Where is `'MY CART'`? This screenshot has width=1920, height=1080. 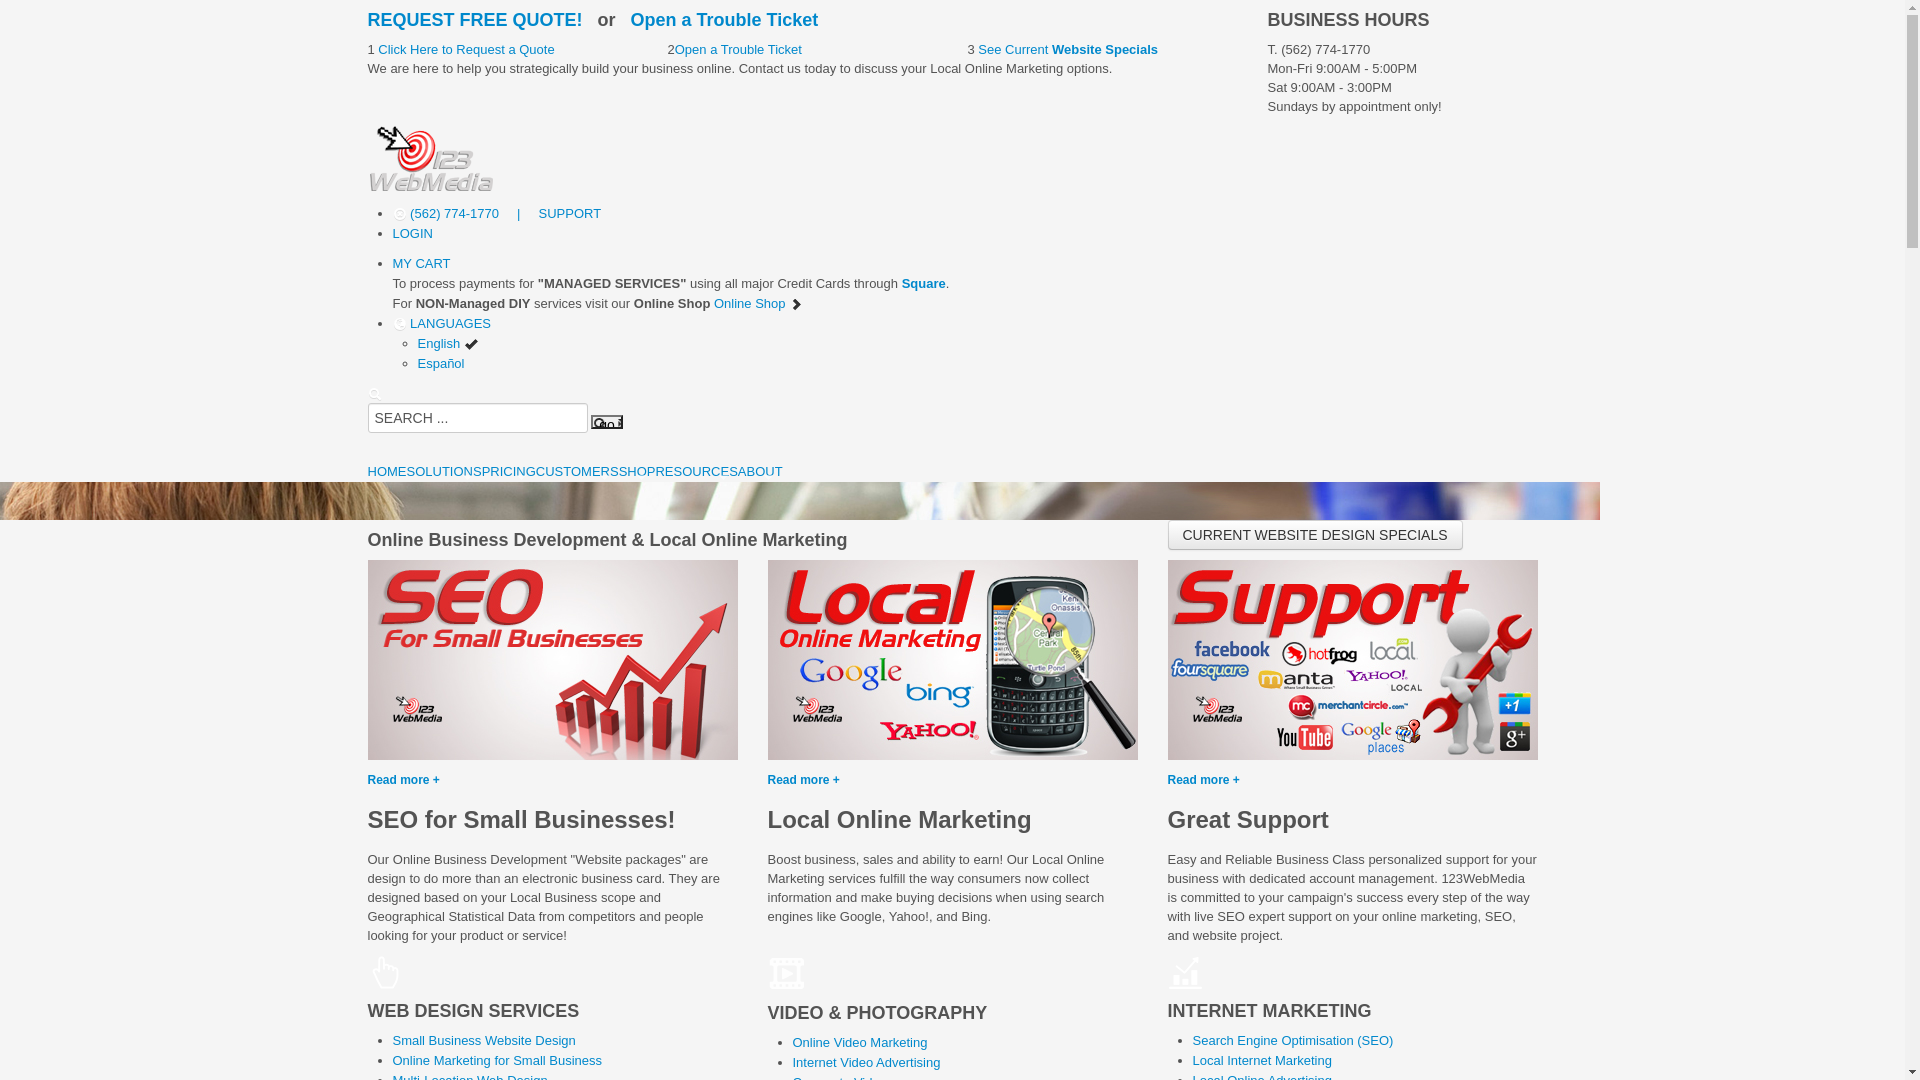
'MY CART' is located at coordinates (392, 262).